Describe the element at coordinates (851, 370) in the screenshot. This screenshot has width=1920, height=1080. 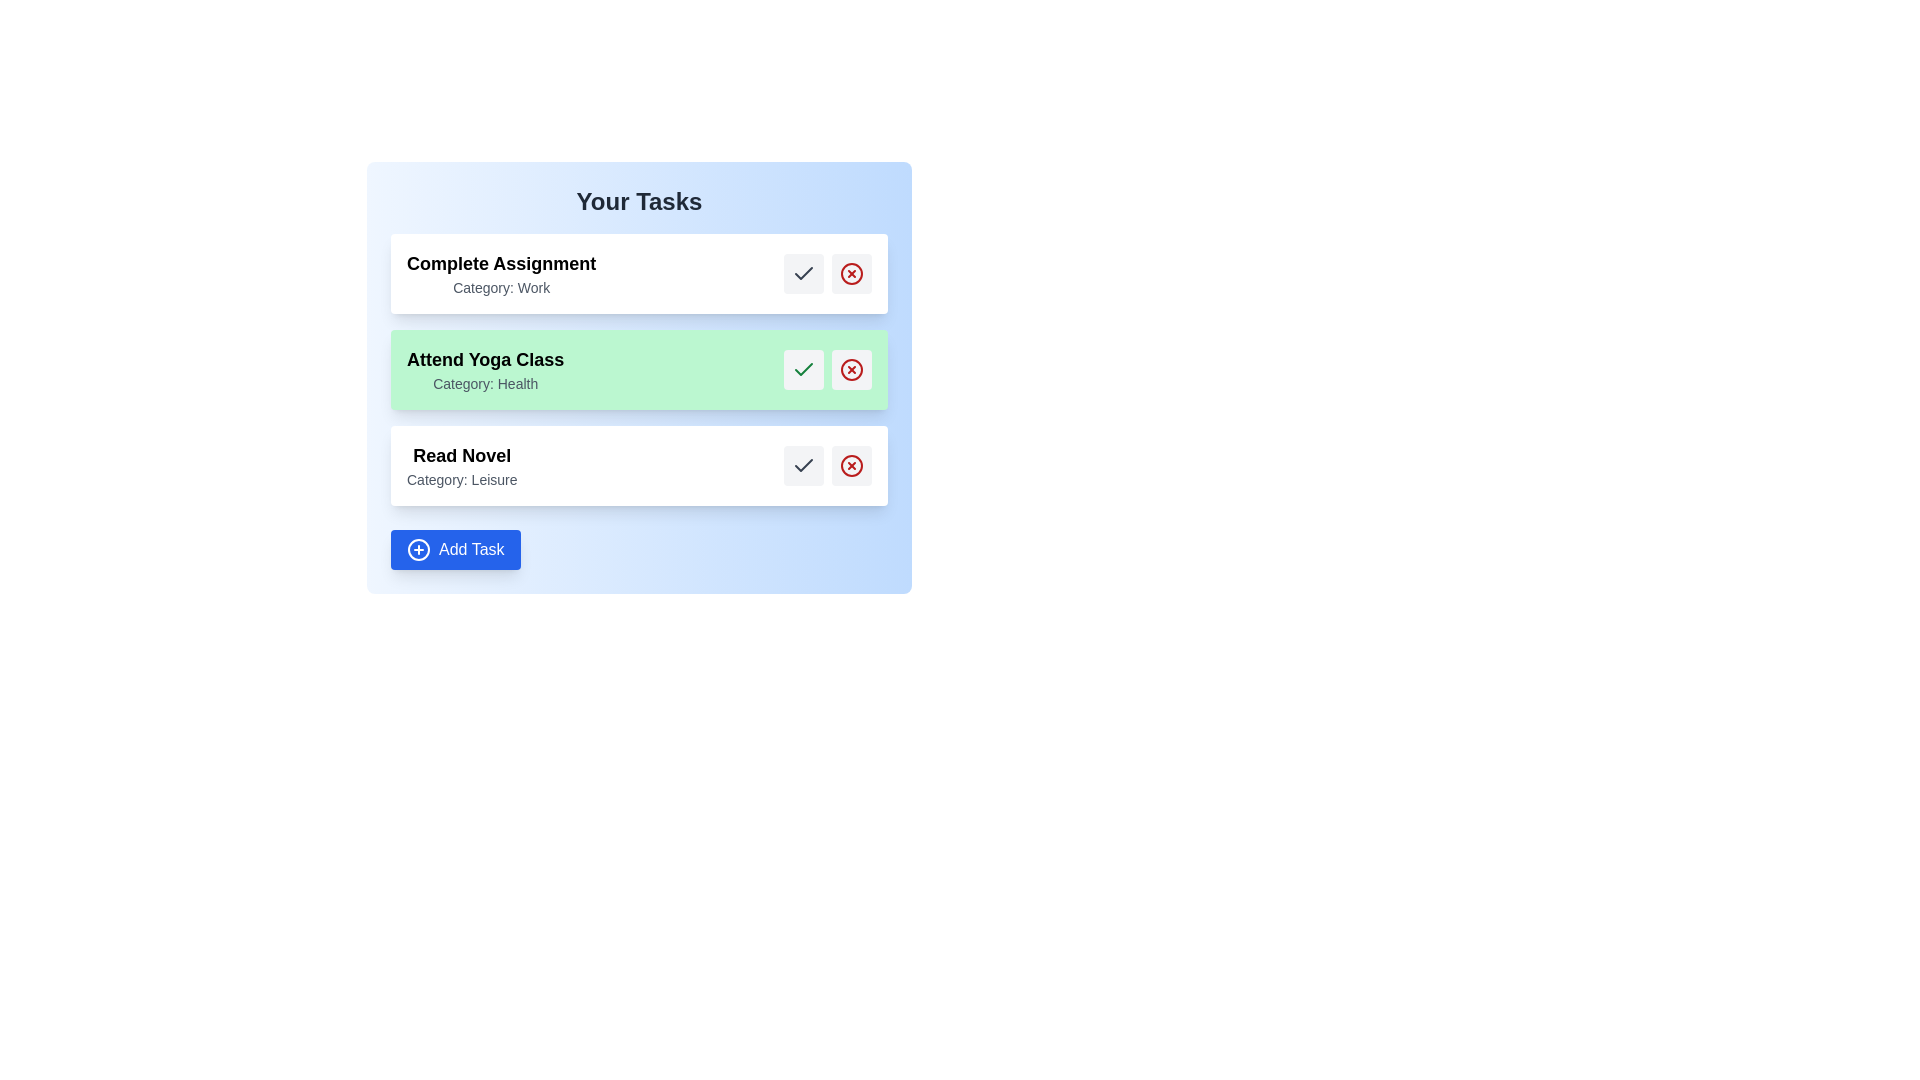
I see `the task titled Attend Yoga Class by clicking the red 'X' button next to it` at that location.